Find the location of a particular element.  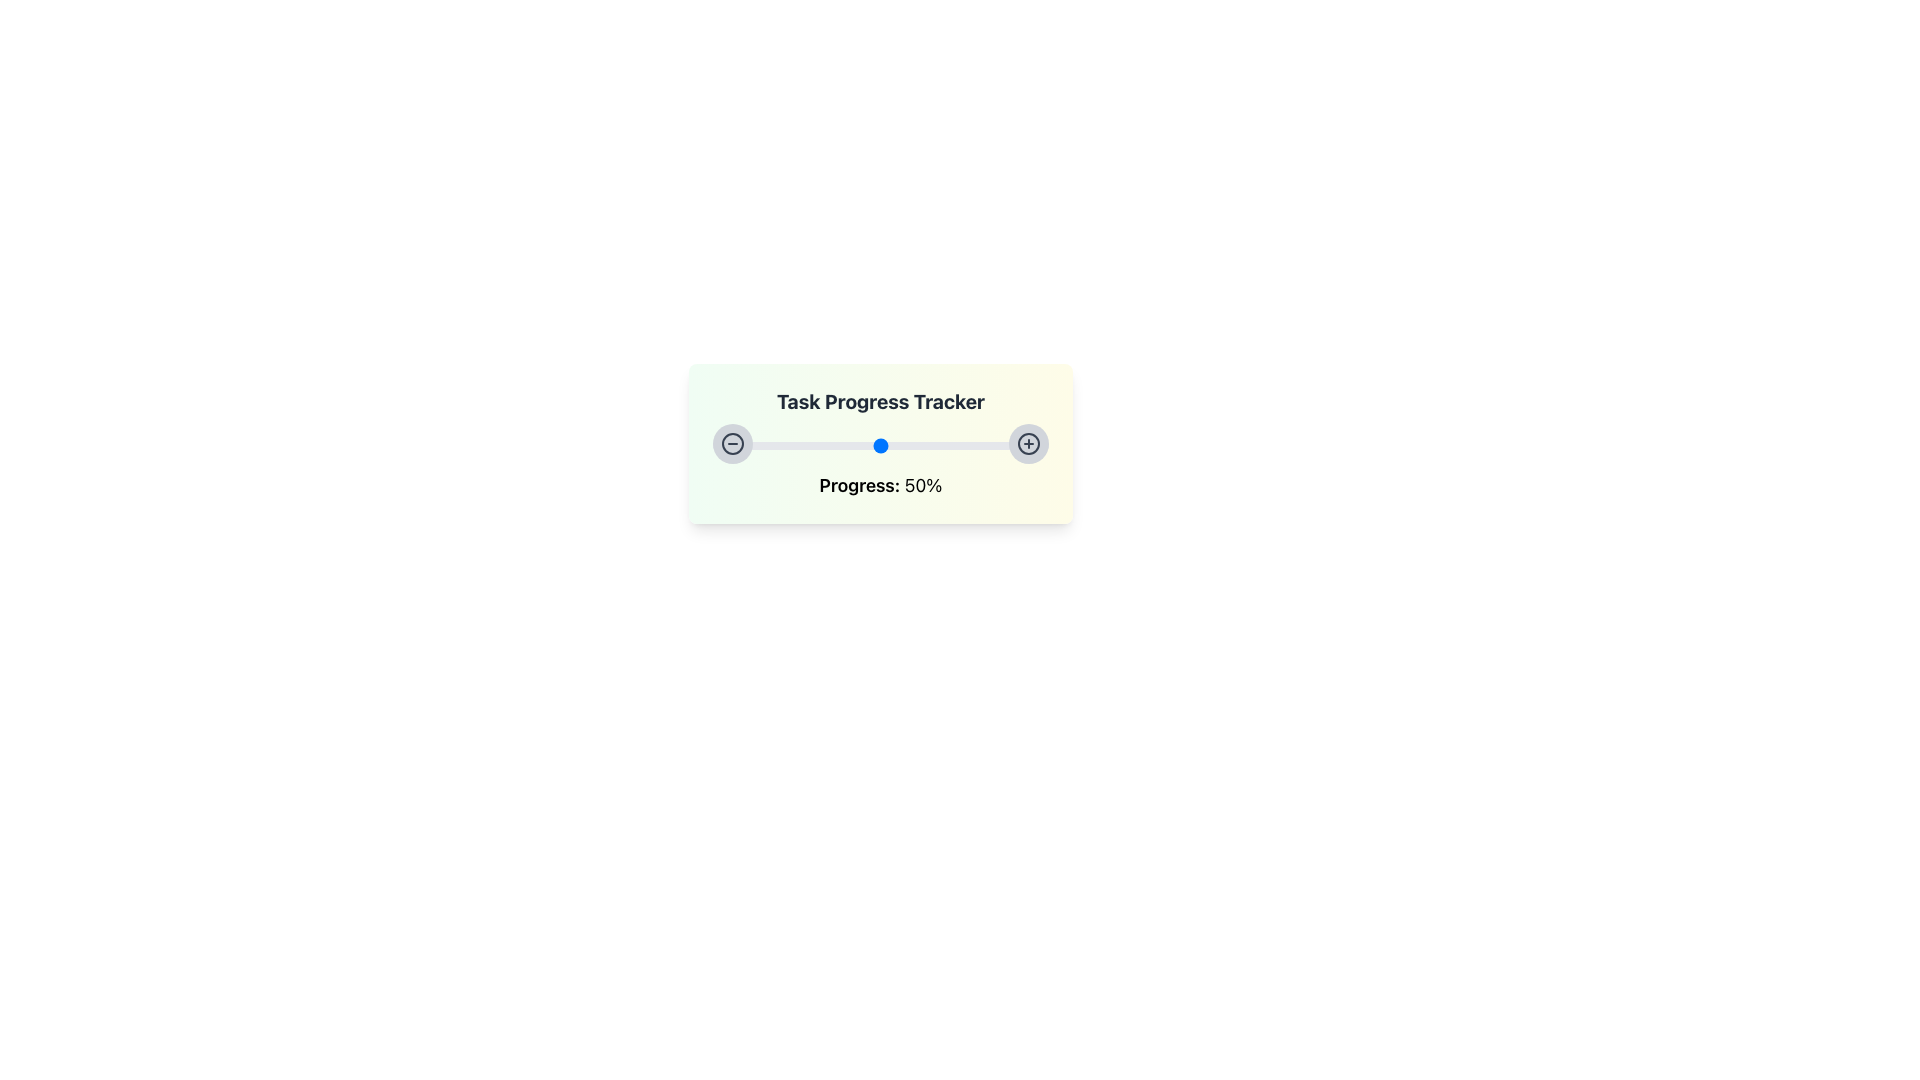

the button on the left side of the horizontal slider labeled 'Progress: 50%' to decrease the slider's current value is located at coordinates (732, 442).